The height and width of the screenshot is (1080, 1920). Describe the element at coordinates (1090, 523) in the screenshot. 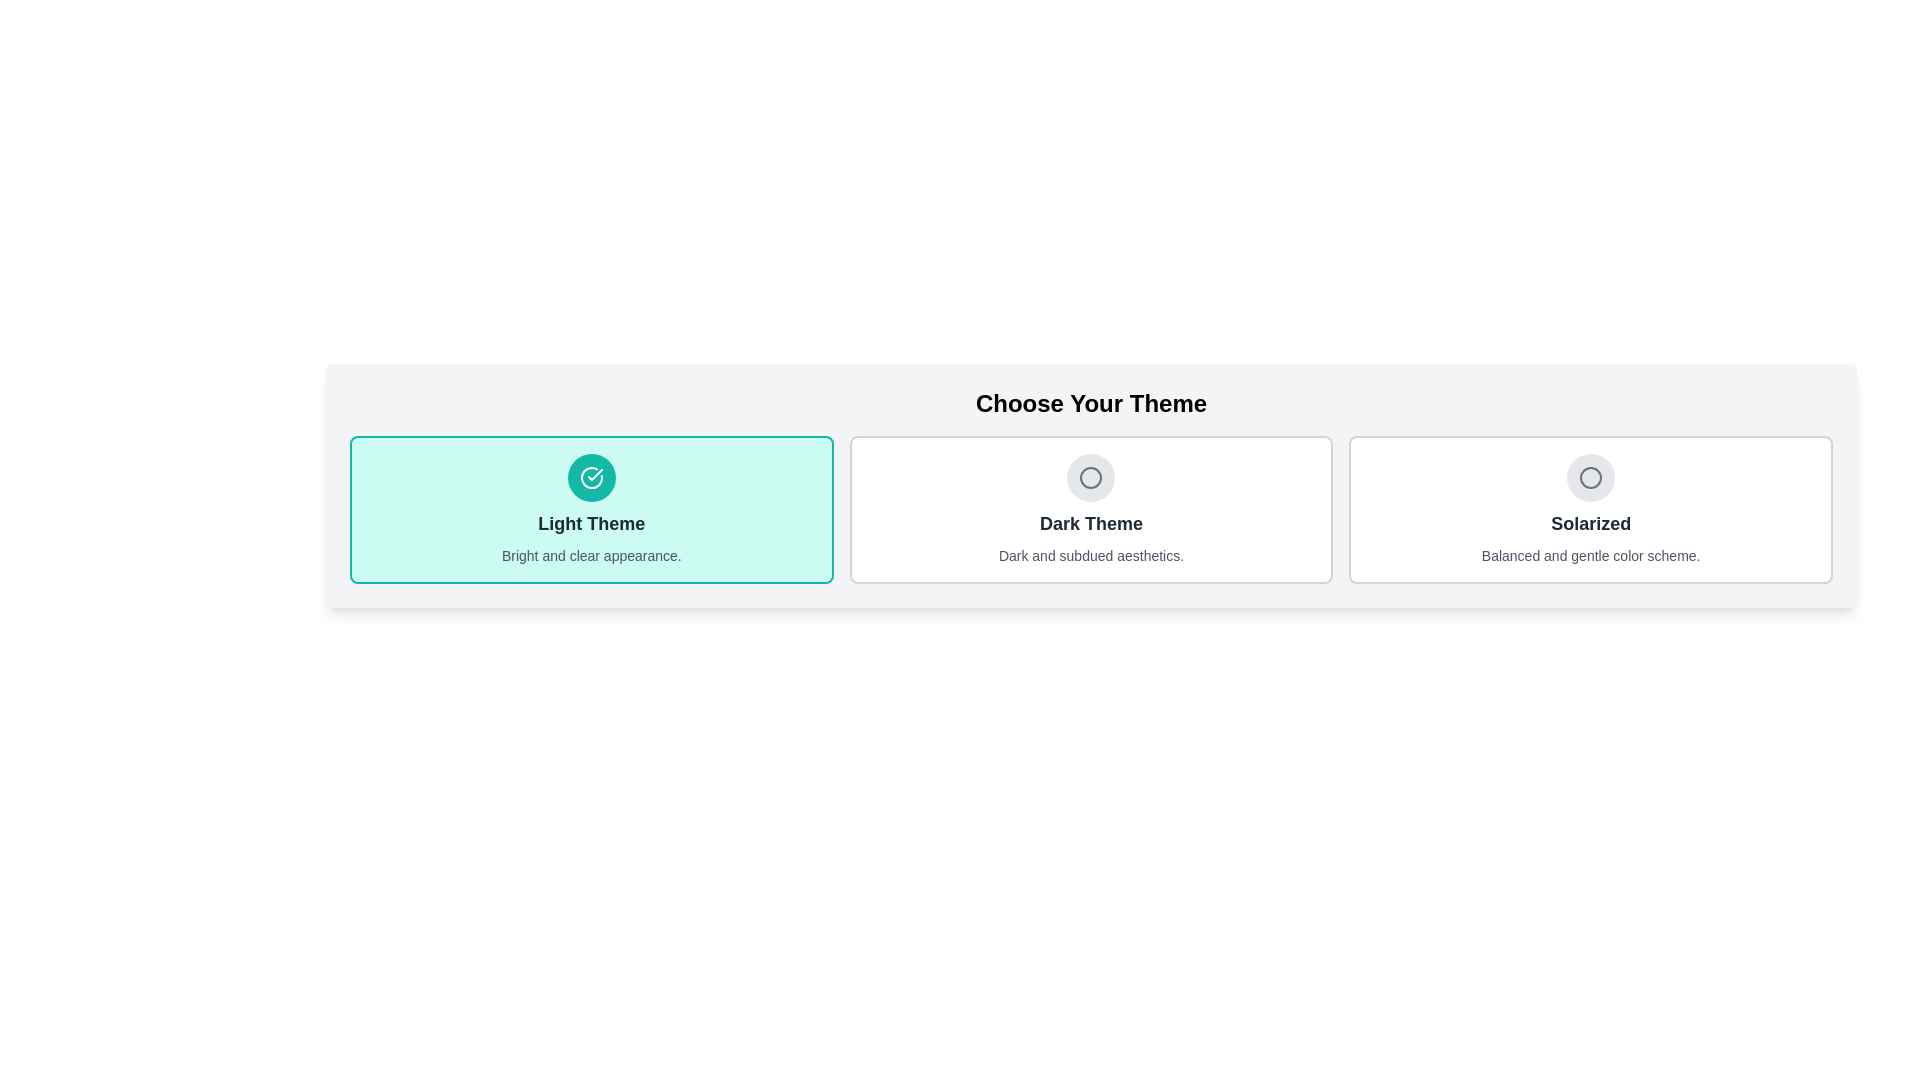

I see `text label displaying 'Dark Theme' which is centrally positioned in the dark gray themed card` at that location.